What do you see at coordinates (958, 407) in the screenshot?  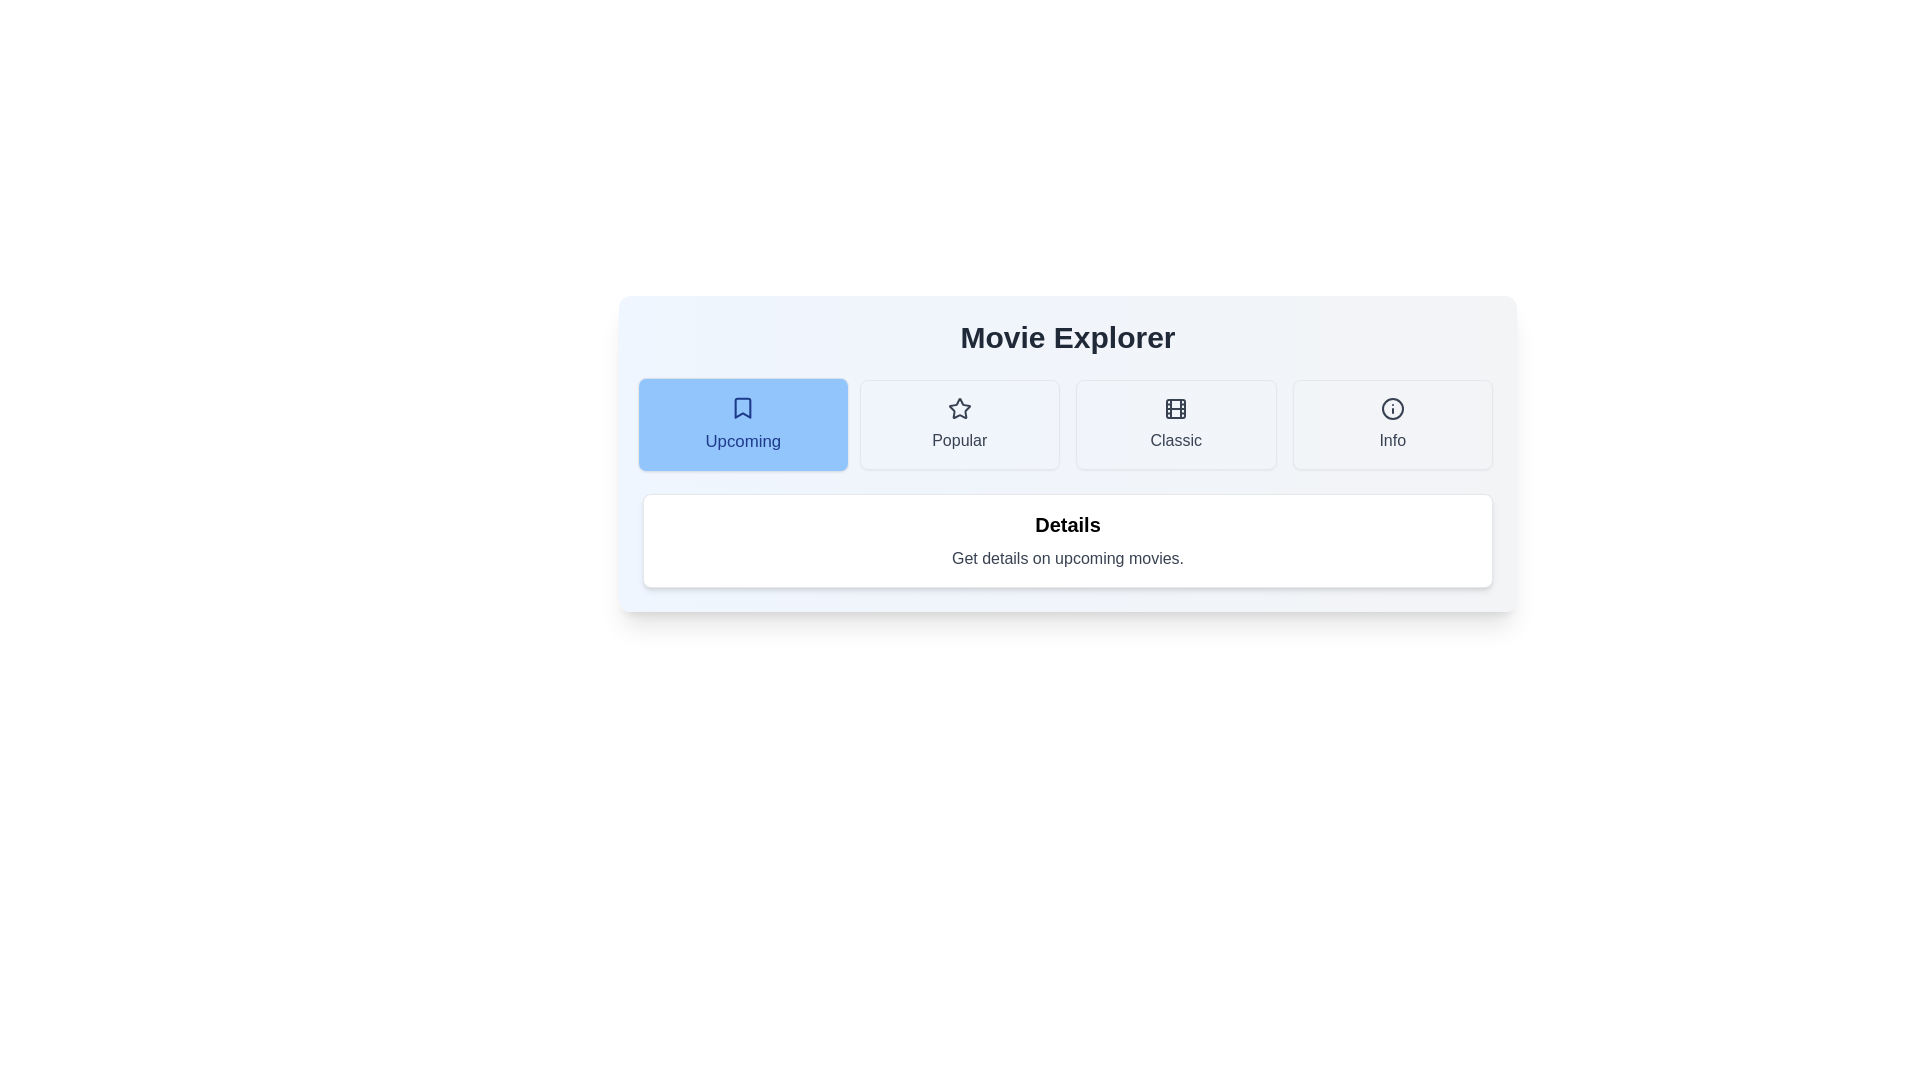 I see `the star icon that represents the 'Popular' category in the navigation bar under the 'Movie Explorer' heading` at bounding box center [958, 407].